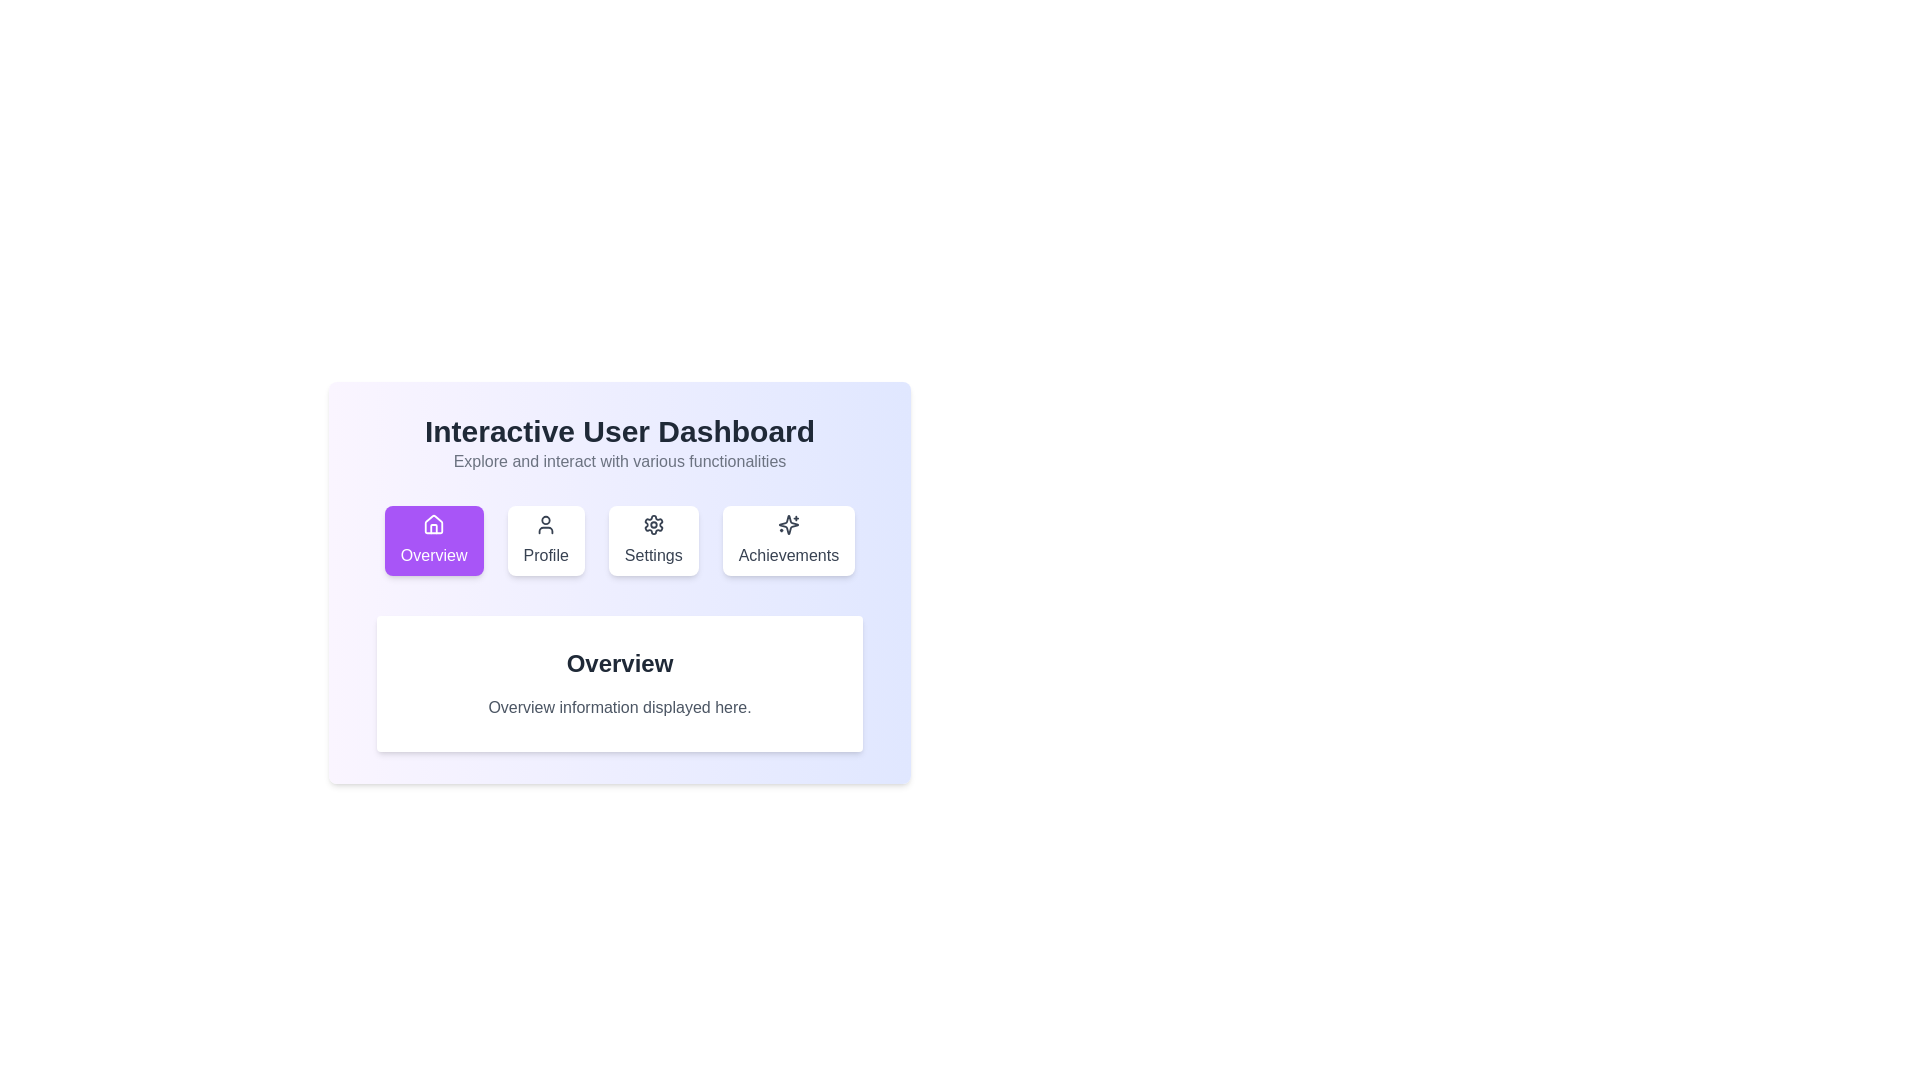 This screenshot has width=1920, height=1080. I want to click on the 'Settings' button, which features a gear icon above the text, located in the row beneath the 'Interactive User Dashboard', so click(652, 540).